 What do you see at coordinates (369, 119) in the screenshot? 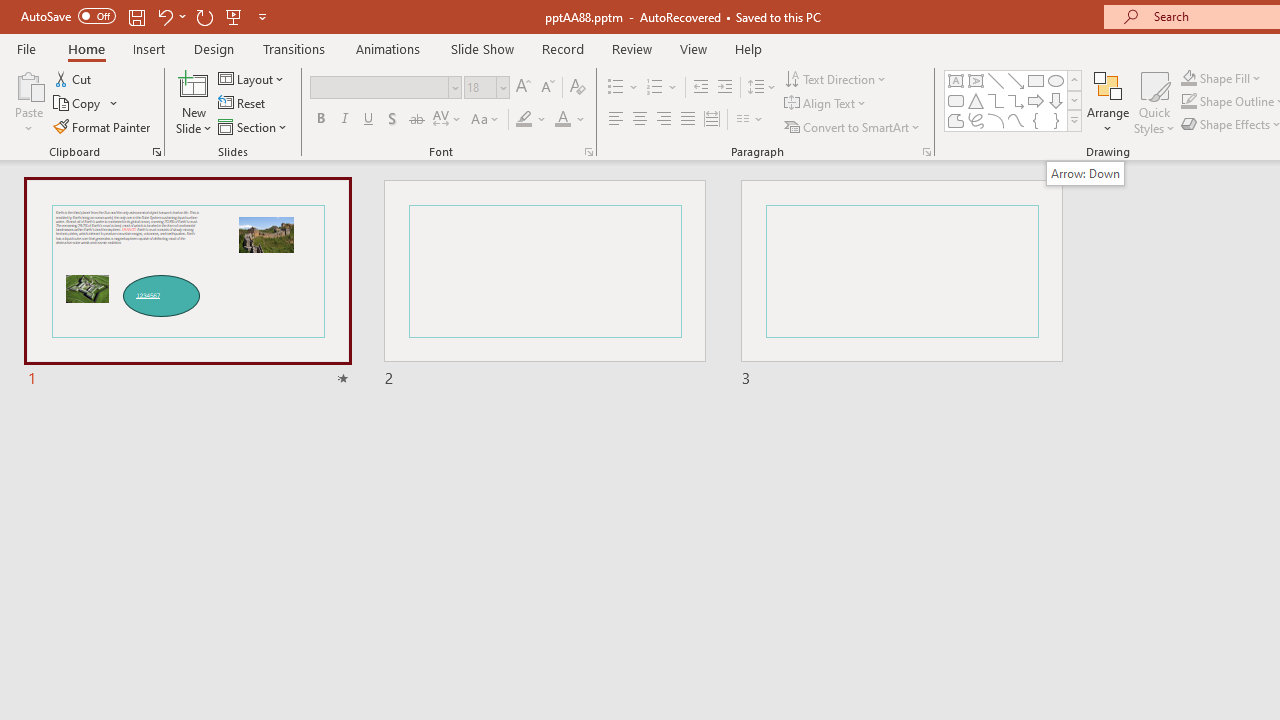
I see `'Underline'` at bounding box center [369, 119].